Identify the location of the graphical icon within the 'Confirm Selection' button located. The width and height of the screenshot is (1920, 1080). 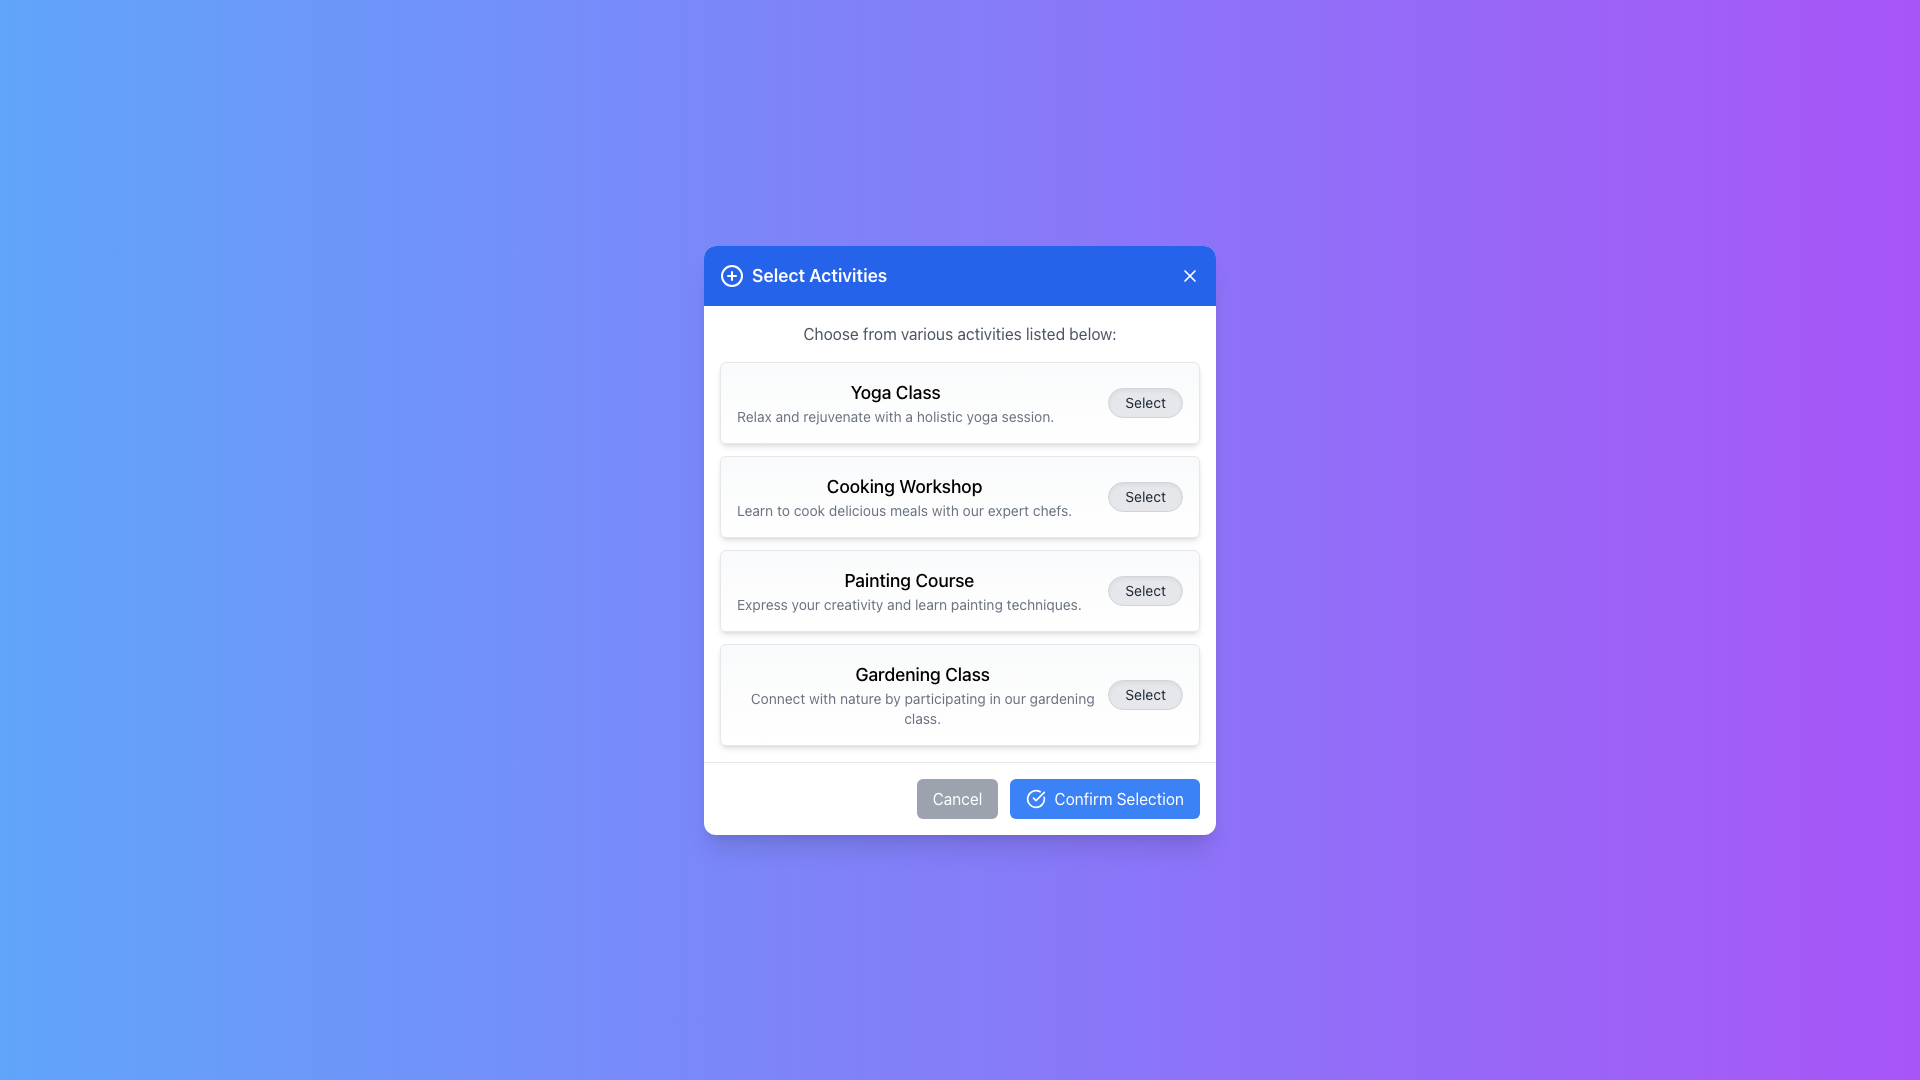
(1036, 797).